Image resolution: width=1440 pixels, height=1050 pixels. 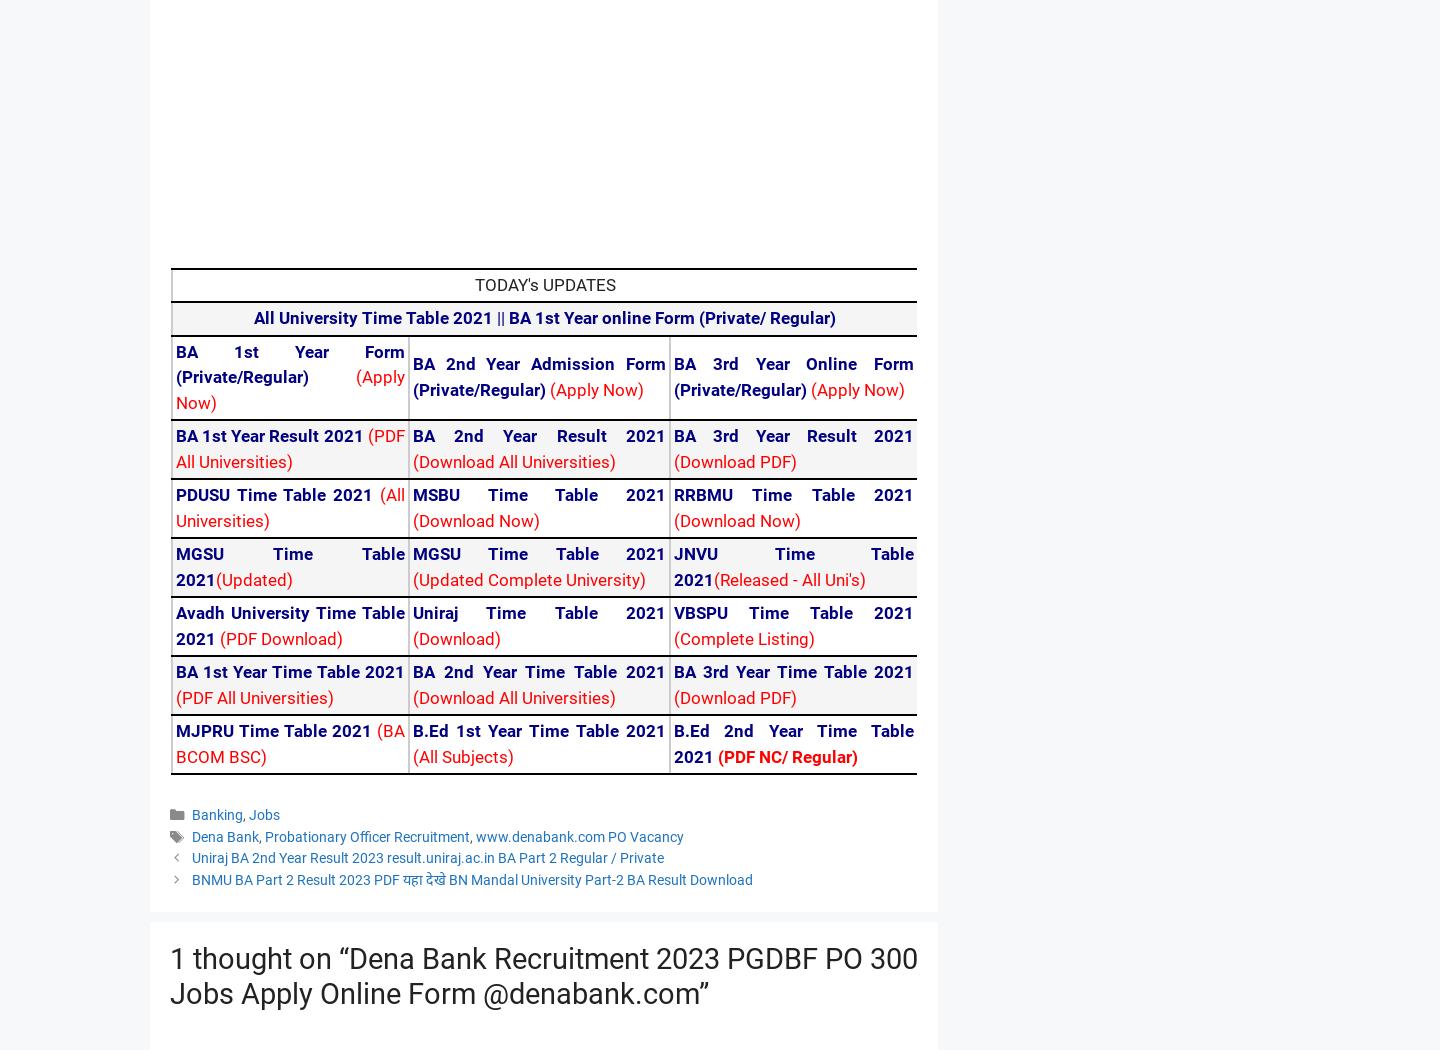 What do you see at coordinates (426, 858) in the screenshot?
I see `'Uniraj BA 2nd Year Result 2023 result.uniraj.ac.in BA Part 2 Regular / Private'` at bounding box center [426, 858].